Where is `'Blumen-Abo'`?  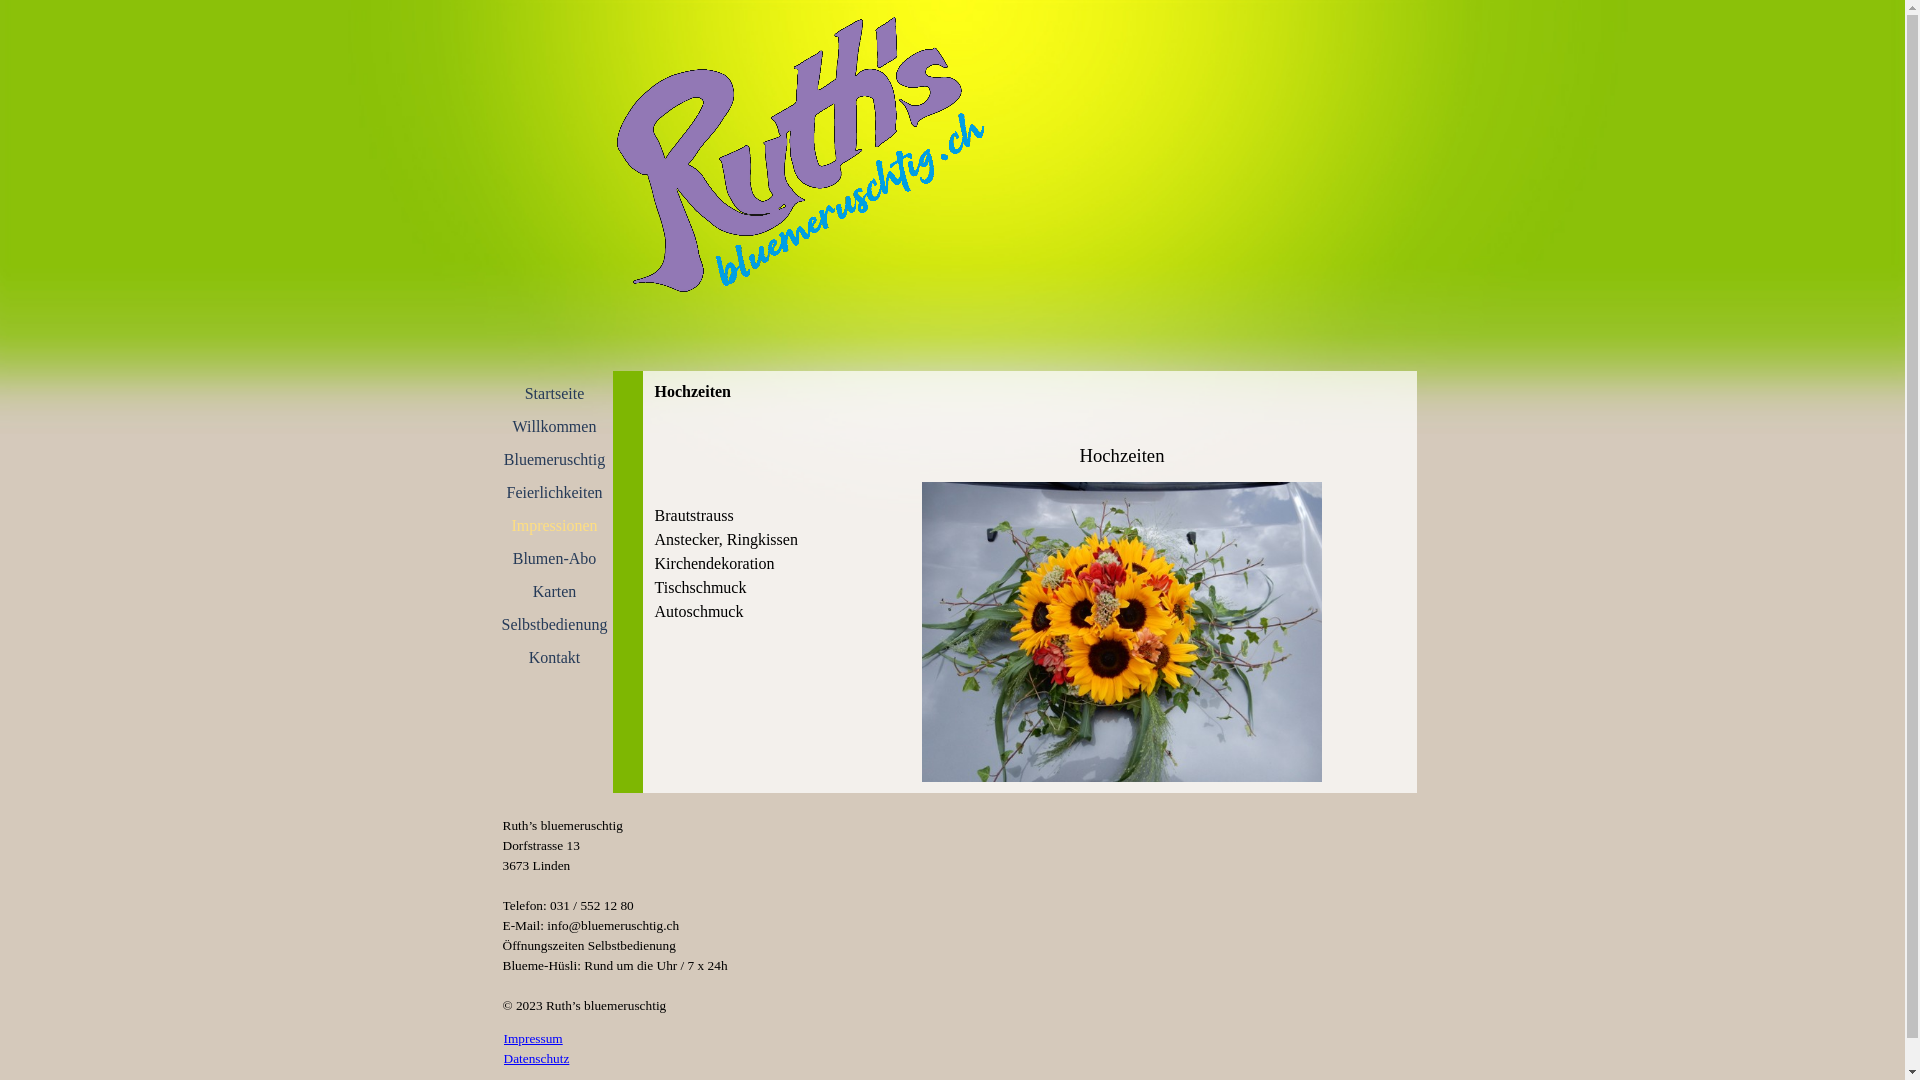
'Blumen-Abo' is located at coordinates (489, 558).